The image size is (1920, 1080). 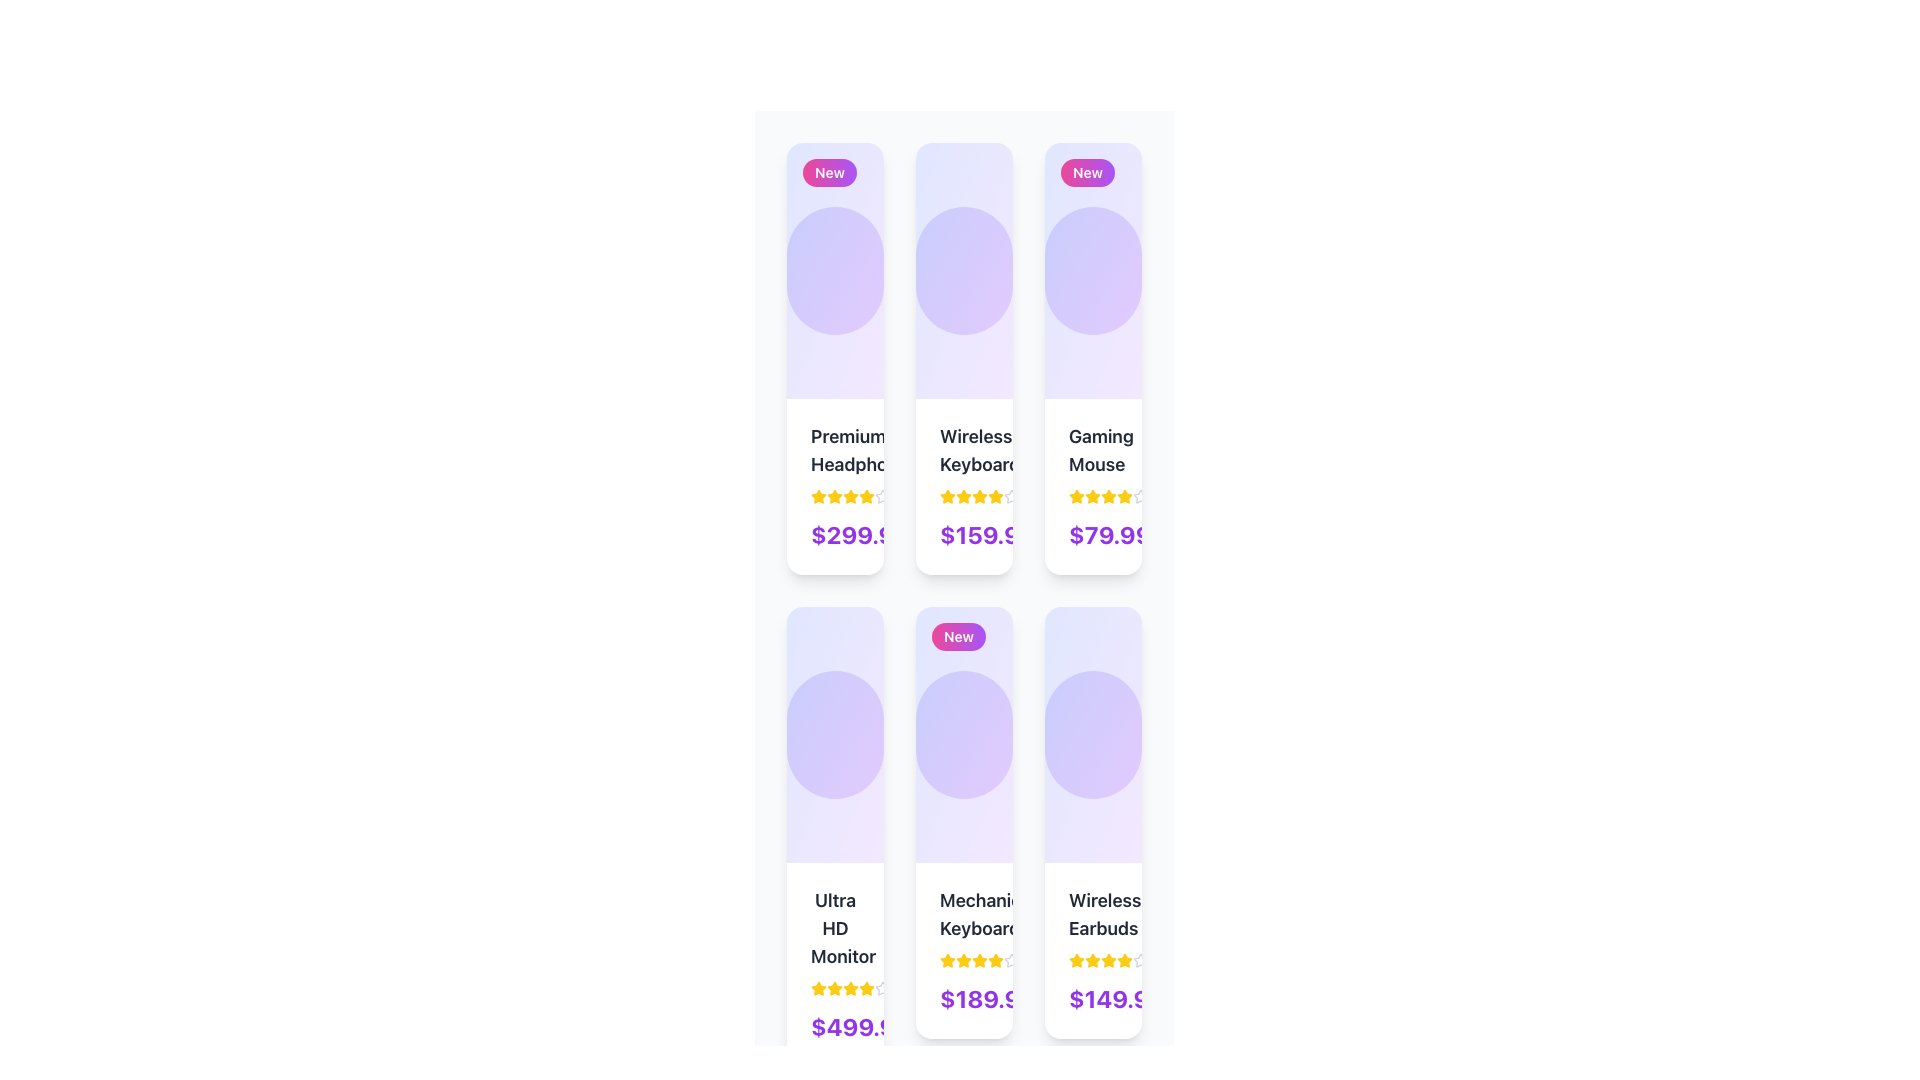 What do you see at coordinates (1092, 735) in the screenshot?
I see `the decorative graphic element located at the center of the fifth product card in the vertical grid, enhancing the visual aesthetics of the interface` at bounding box center [1092, 735].